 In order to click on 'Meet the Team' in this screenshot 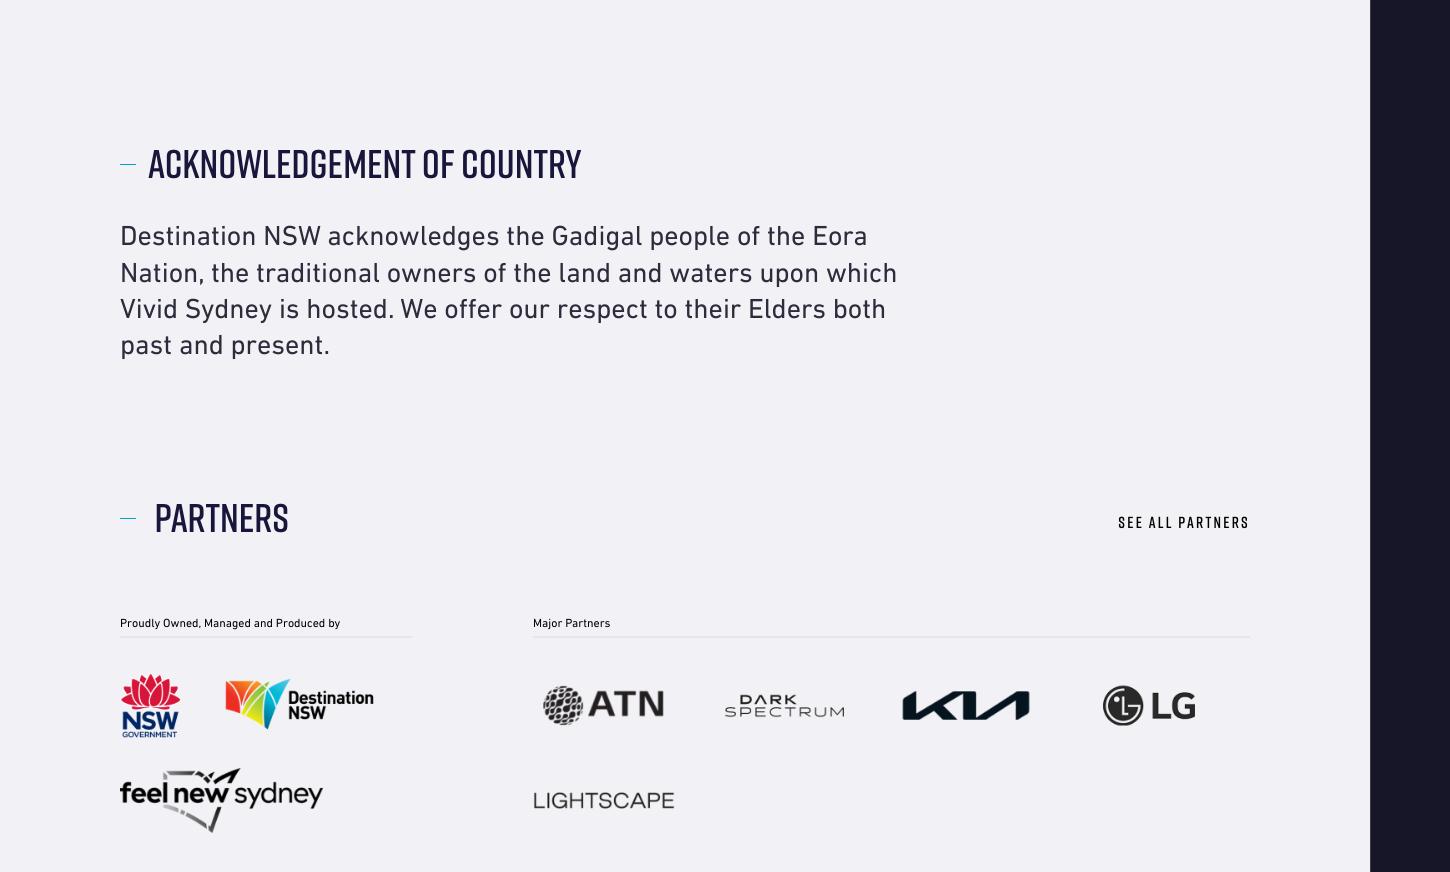, I will do `click(162, 78)`.